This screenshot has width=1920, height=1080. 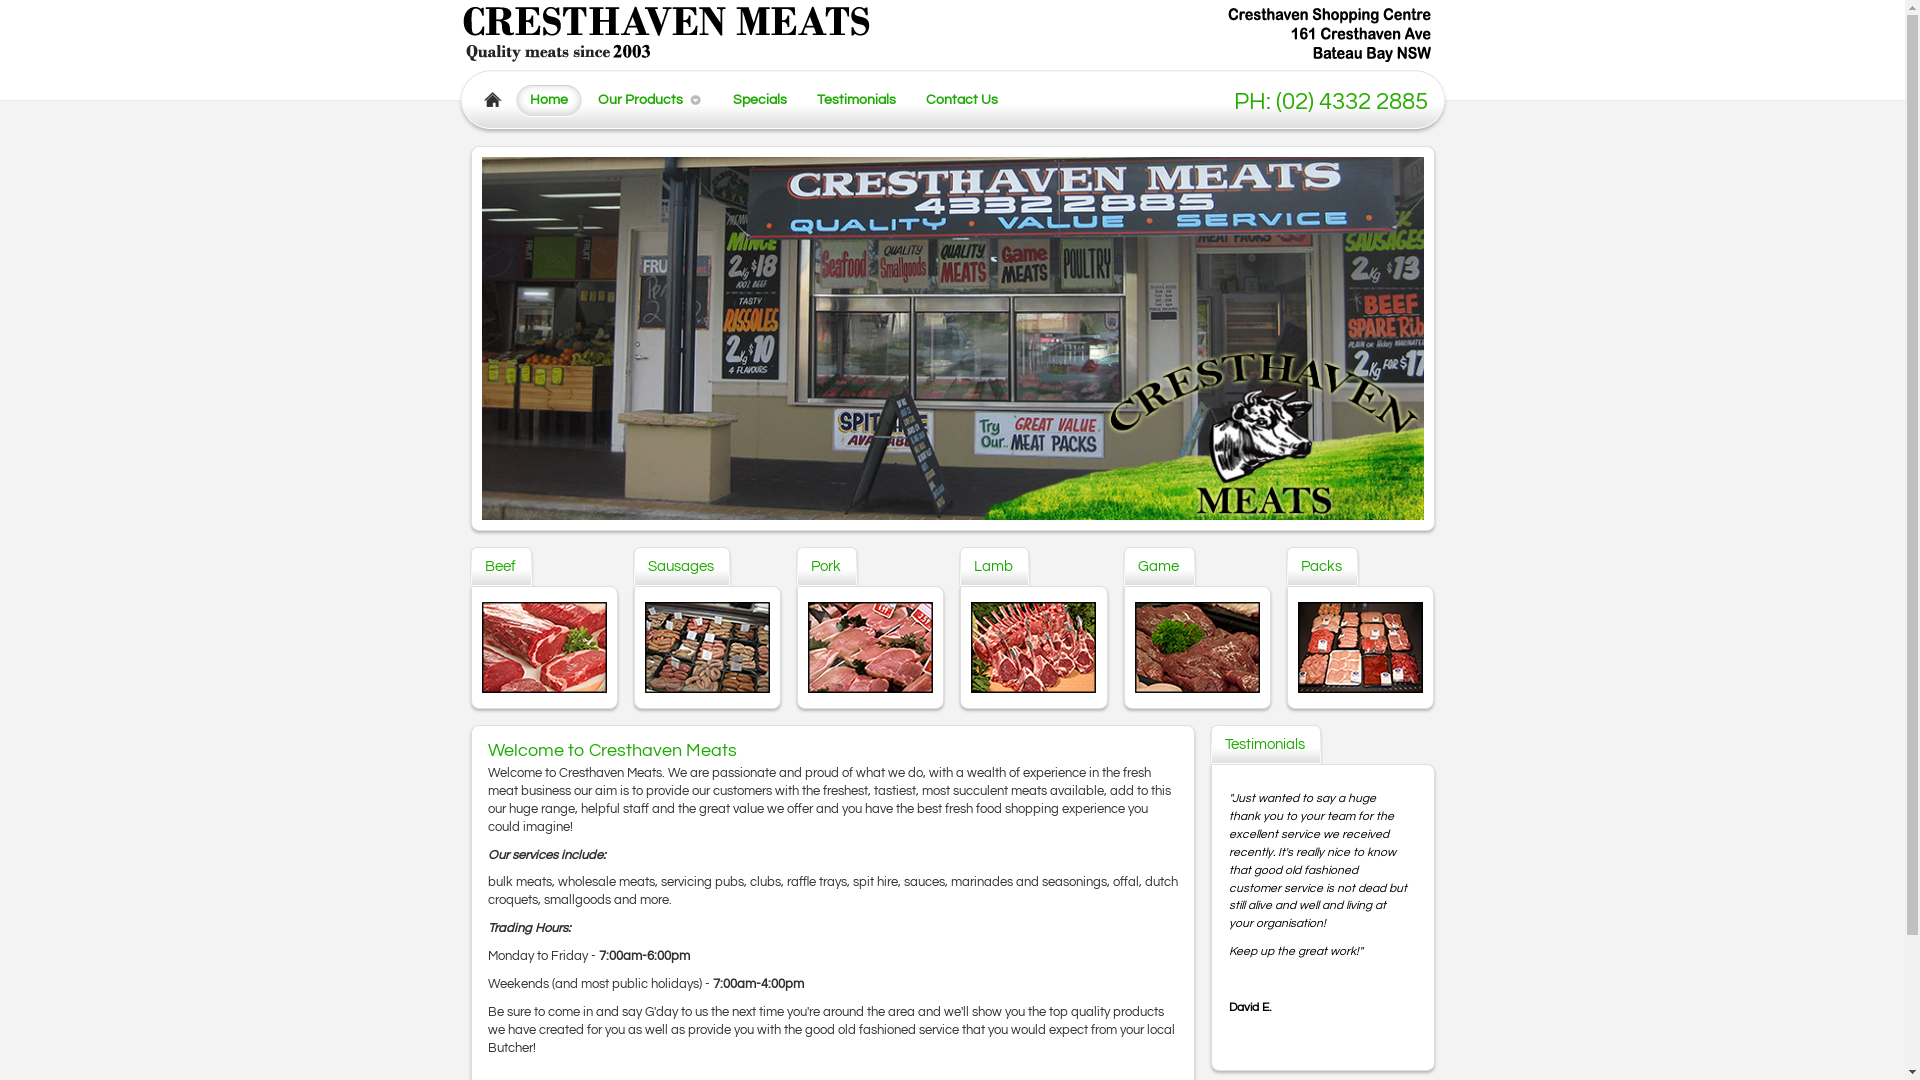 I want to click on 'Home', so click(x=548, y=99).